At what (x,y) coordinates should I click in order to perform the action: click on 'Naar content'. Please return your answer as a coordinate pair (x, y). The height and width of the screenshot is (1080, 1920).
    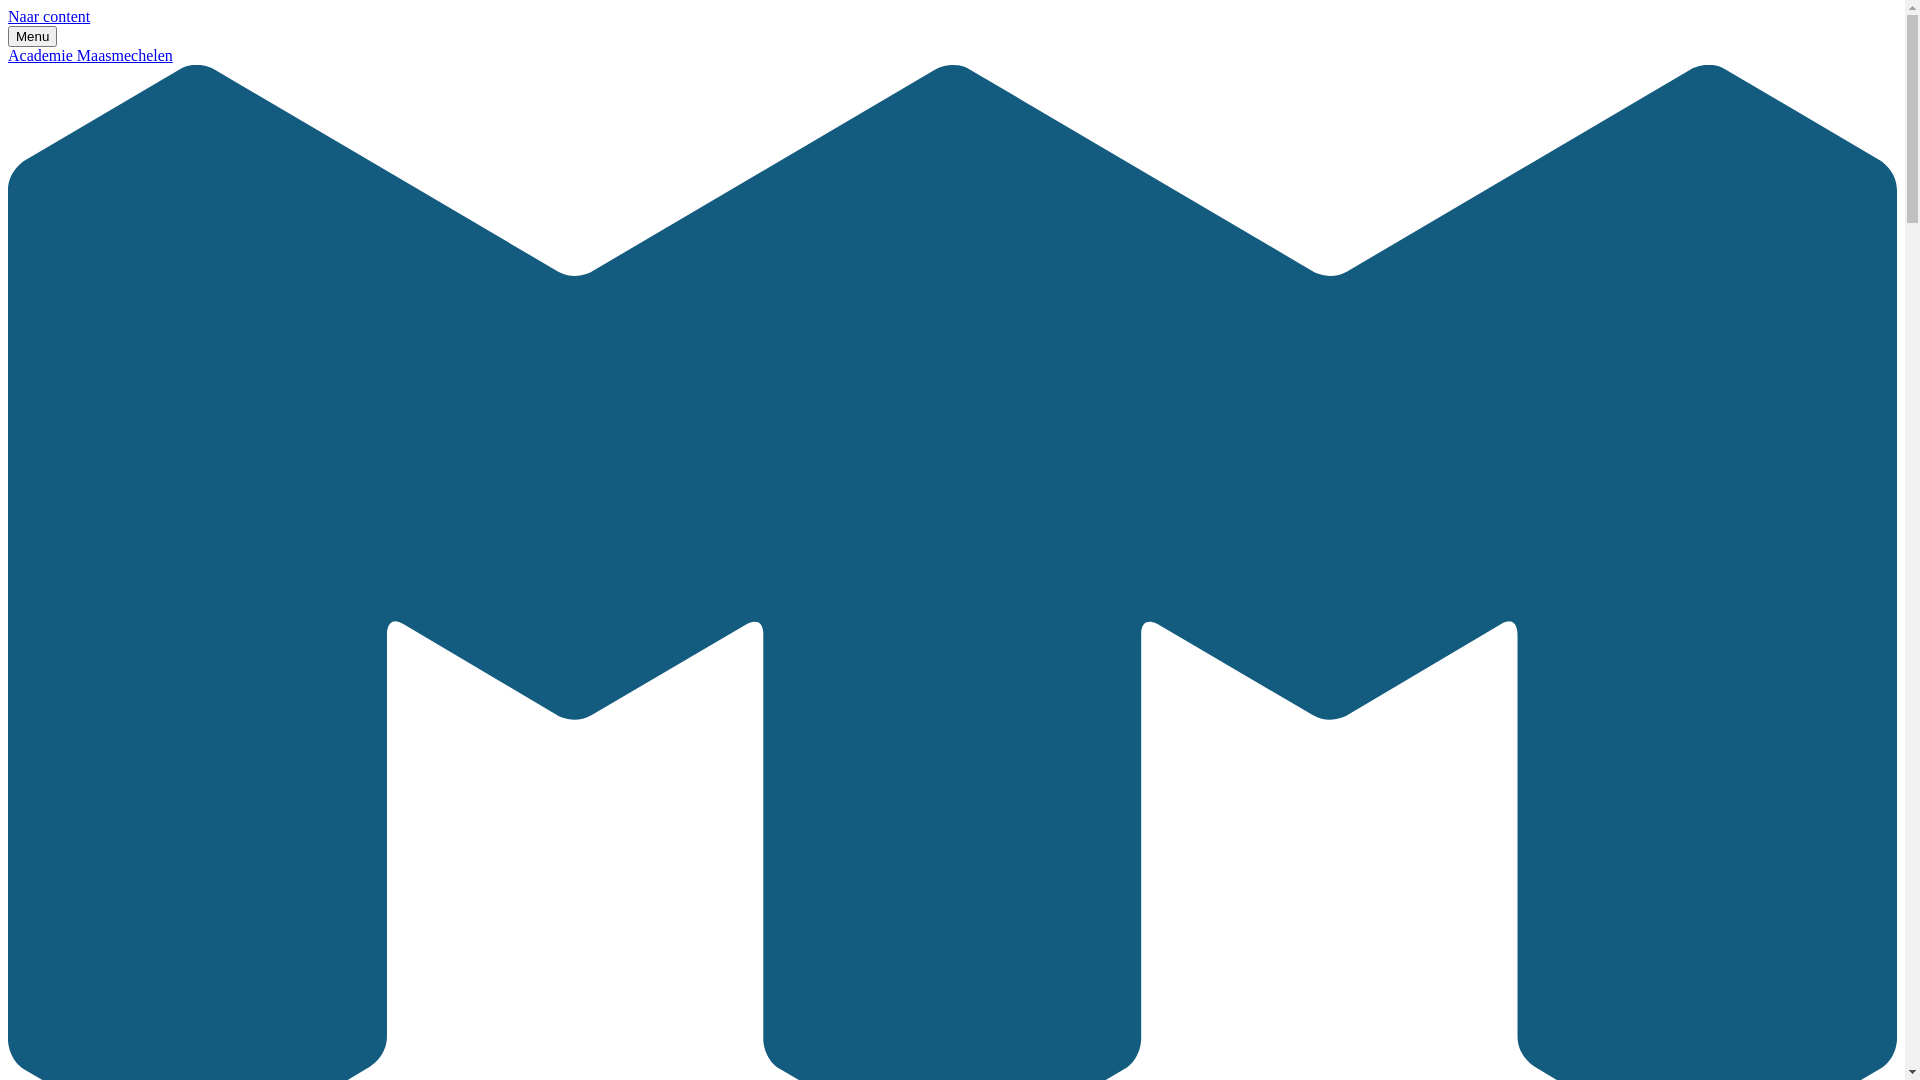
    Looking at the image, I should click on (48, 16).